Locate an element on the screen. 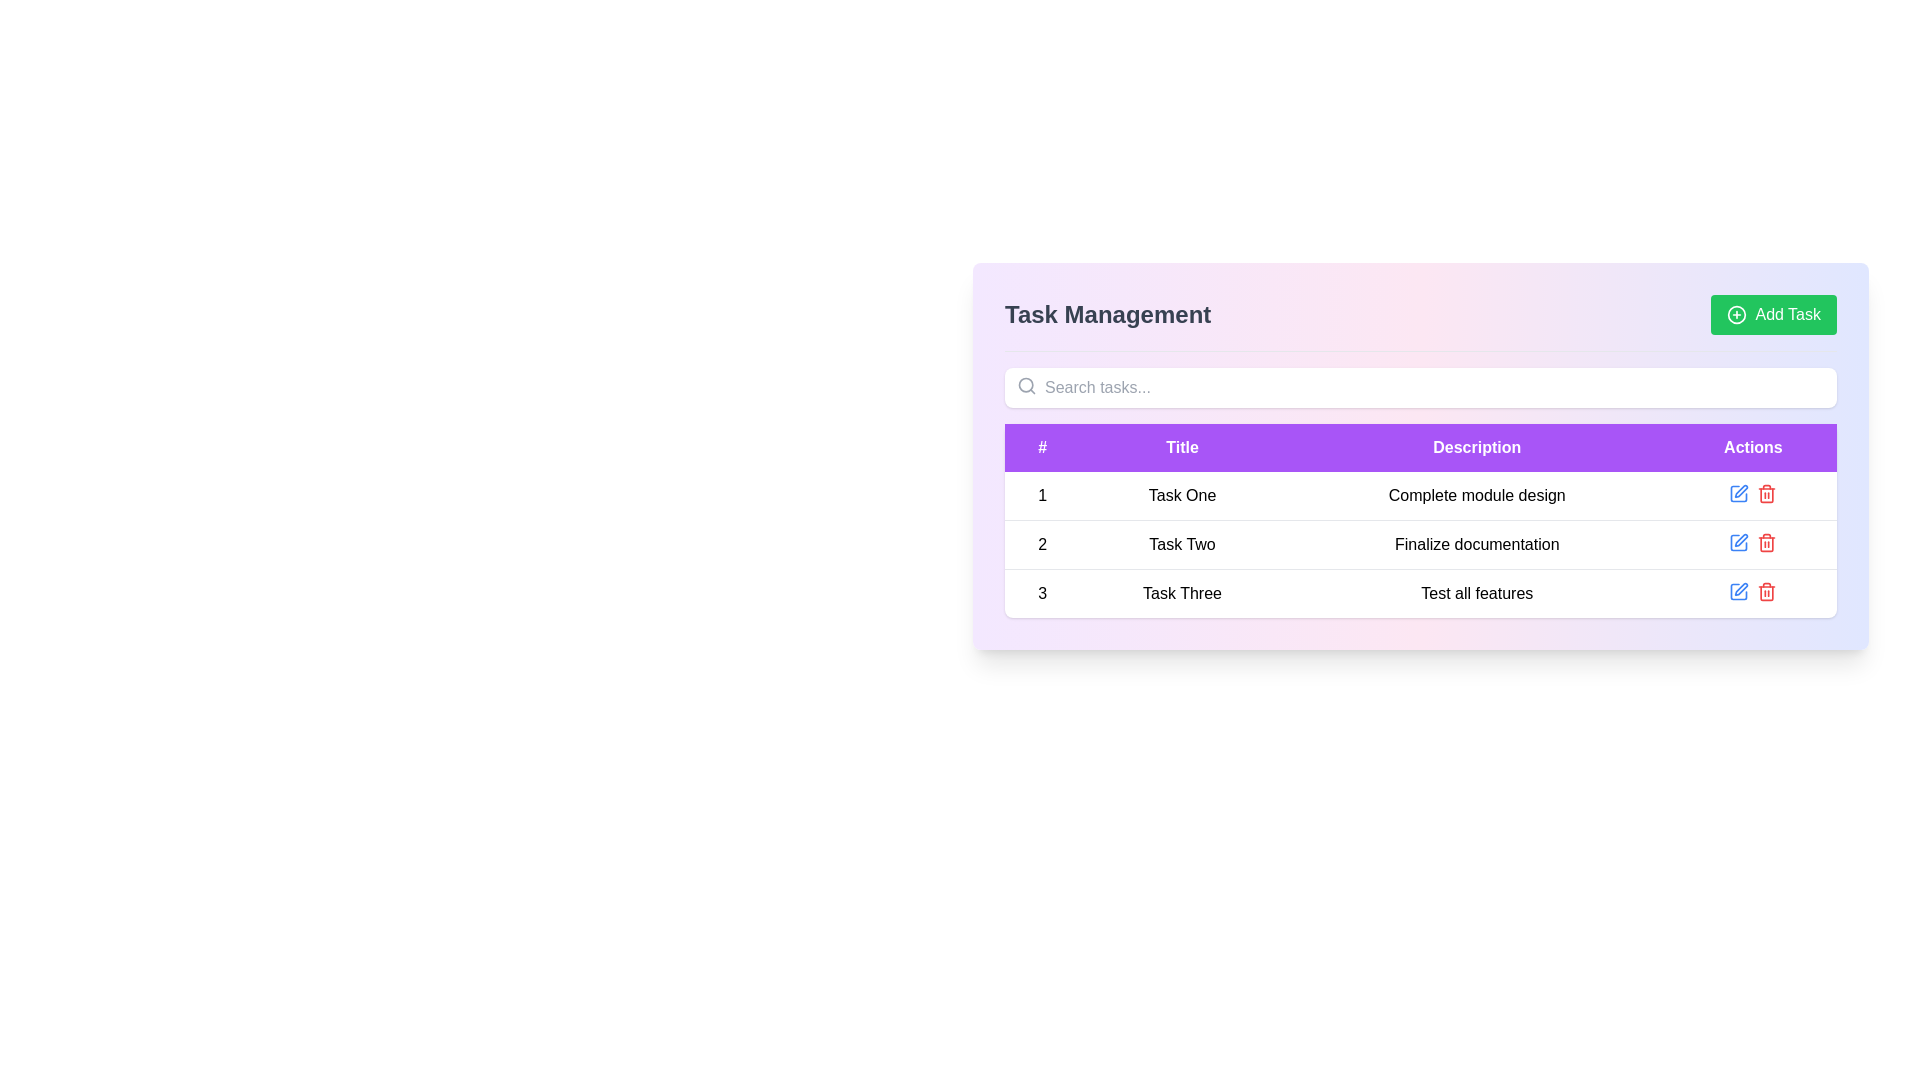 This screenshot has height=1080, width=1920. the column header representing the index in the table, which is labeled `#` and located in the top-left corner of the table header row is located at coordinates (1041, 446).